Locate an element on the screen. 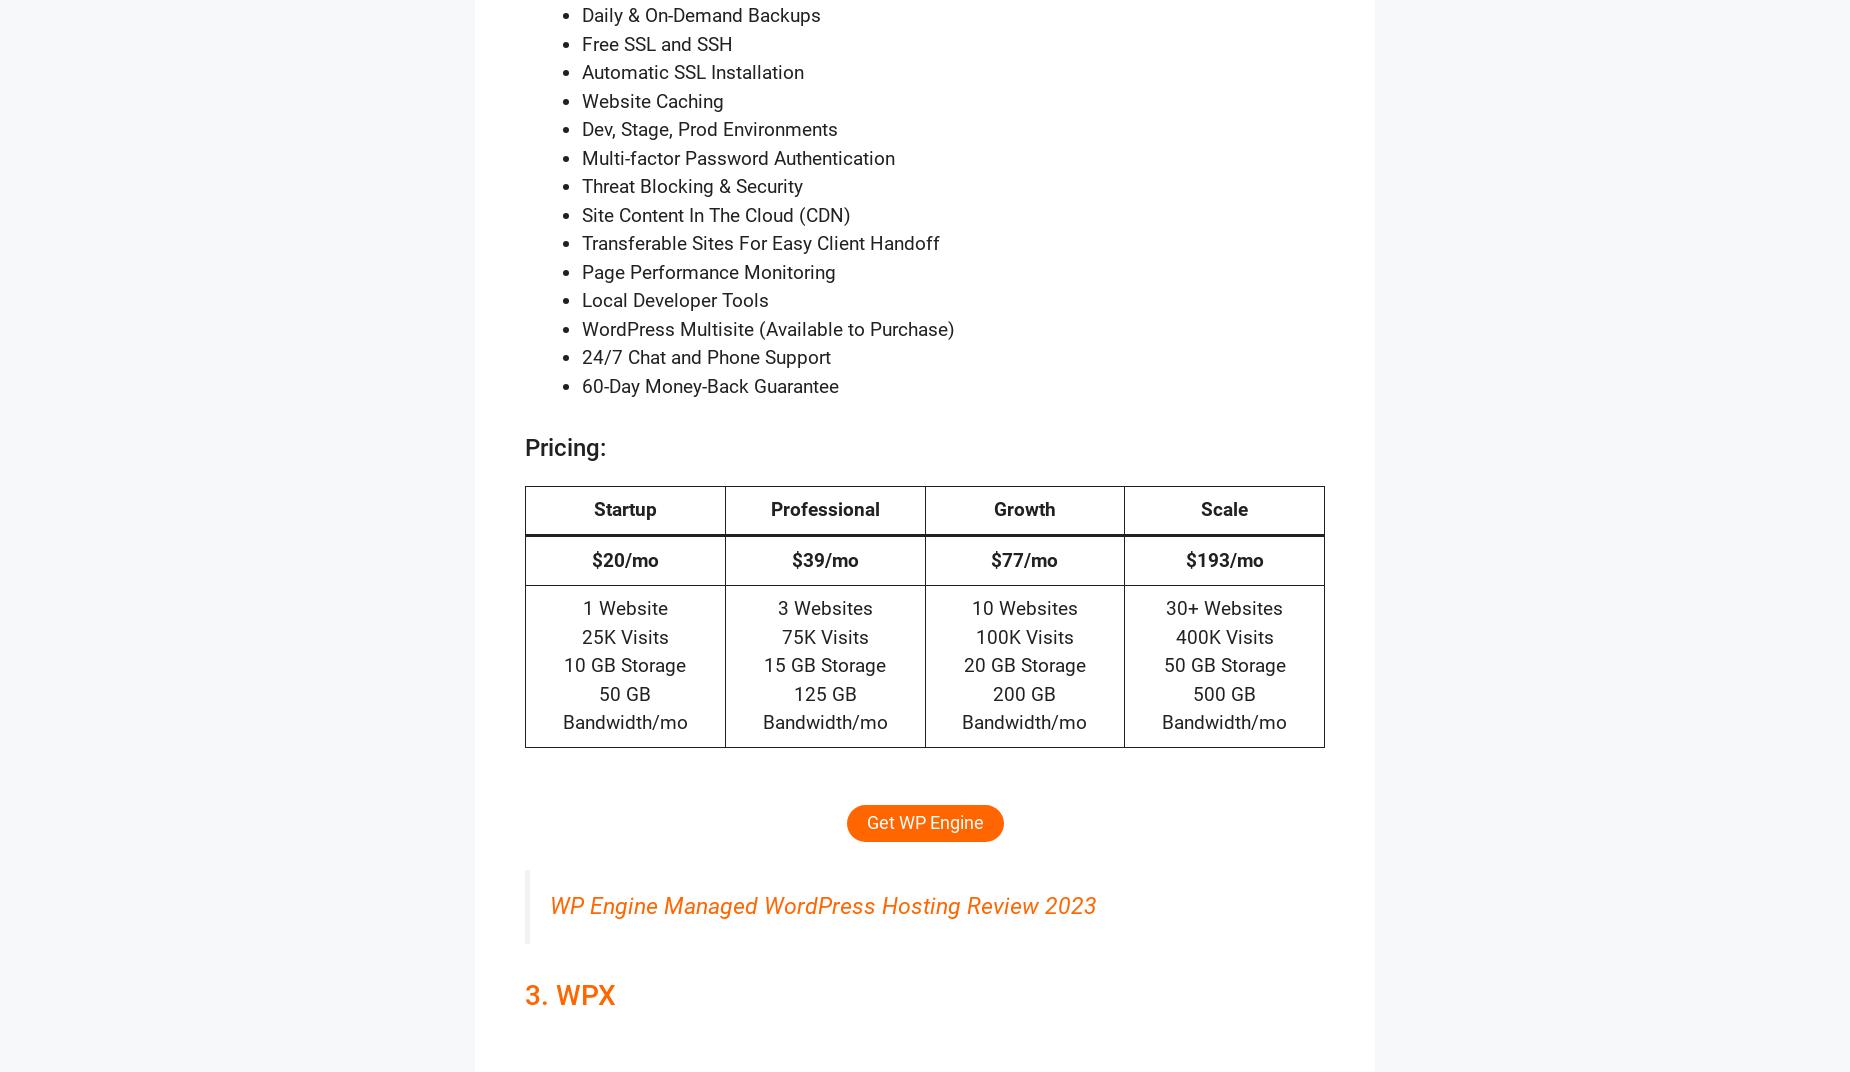  'Professional' is located at coordinates (824, 509).